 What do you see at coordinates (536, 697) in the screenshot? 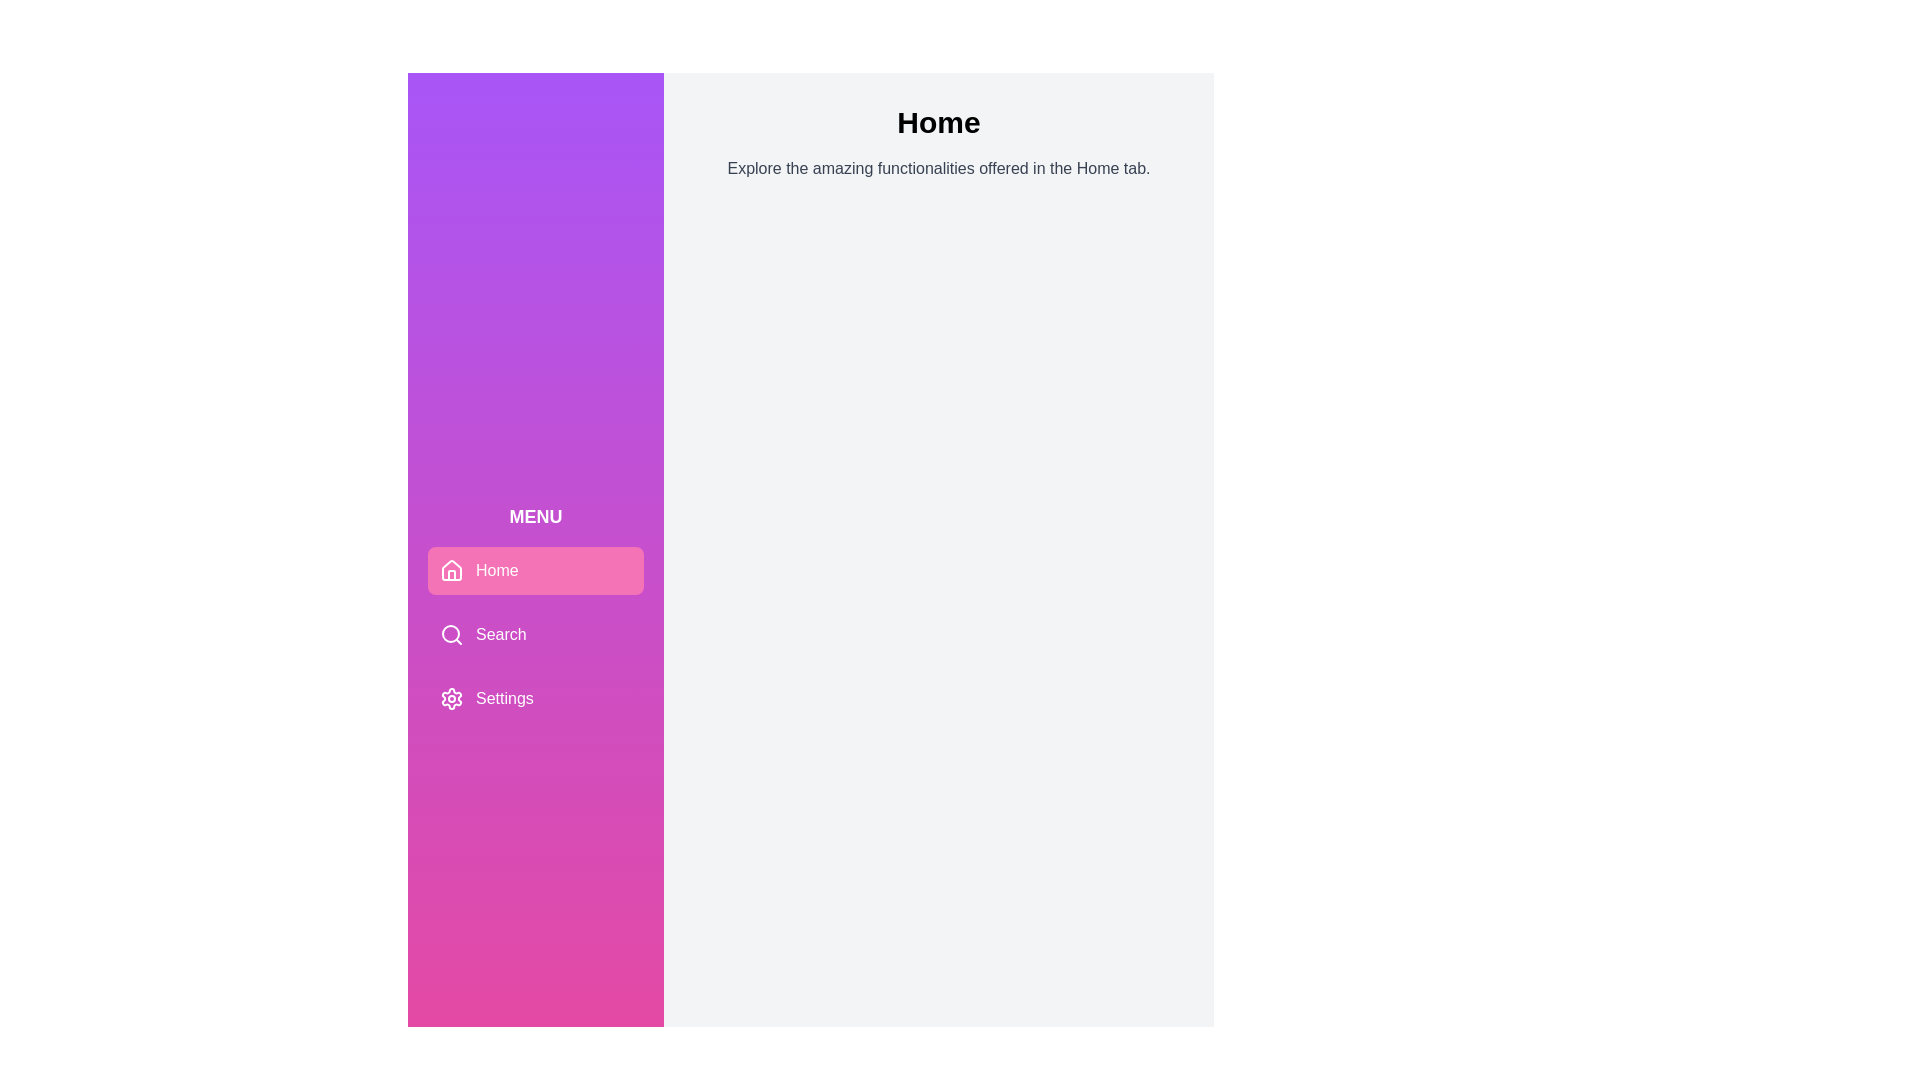
I see `the Settings tab from the menu` at bounding box center [536, 697].